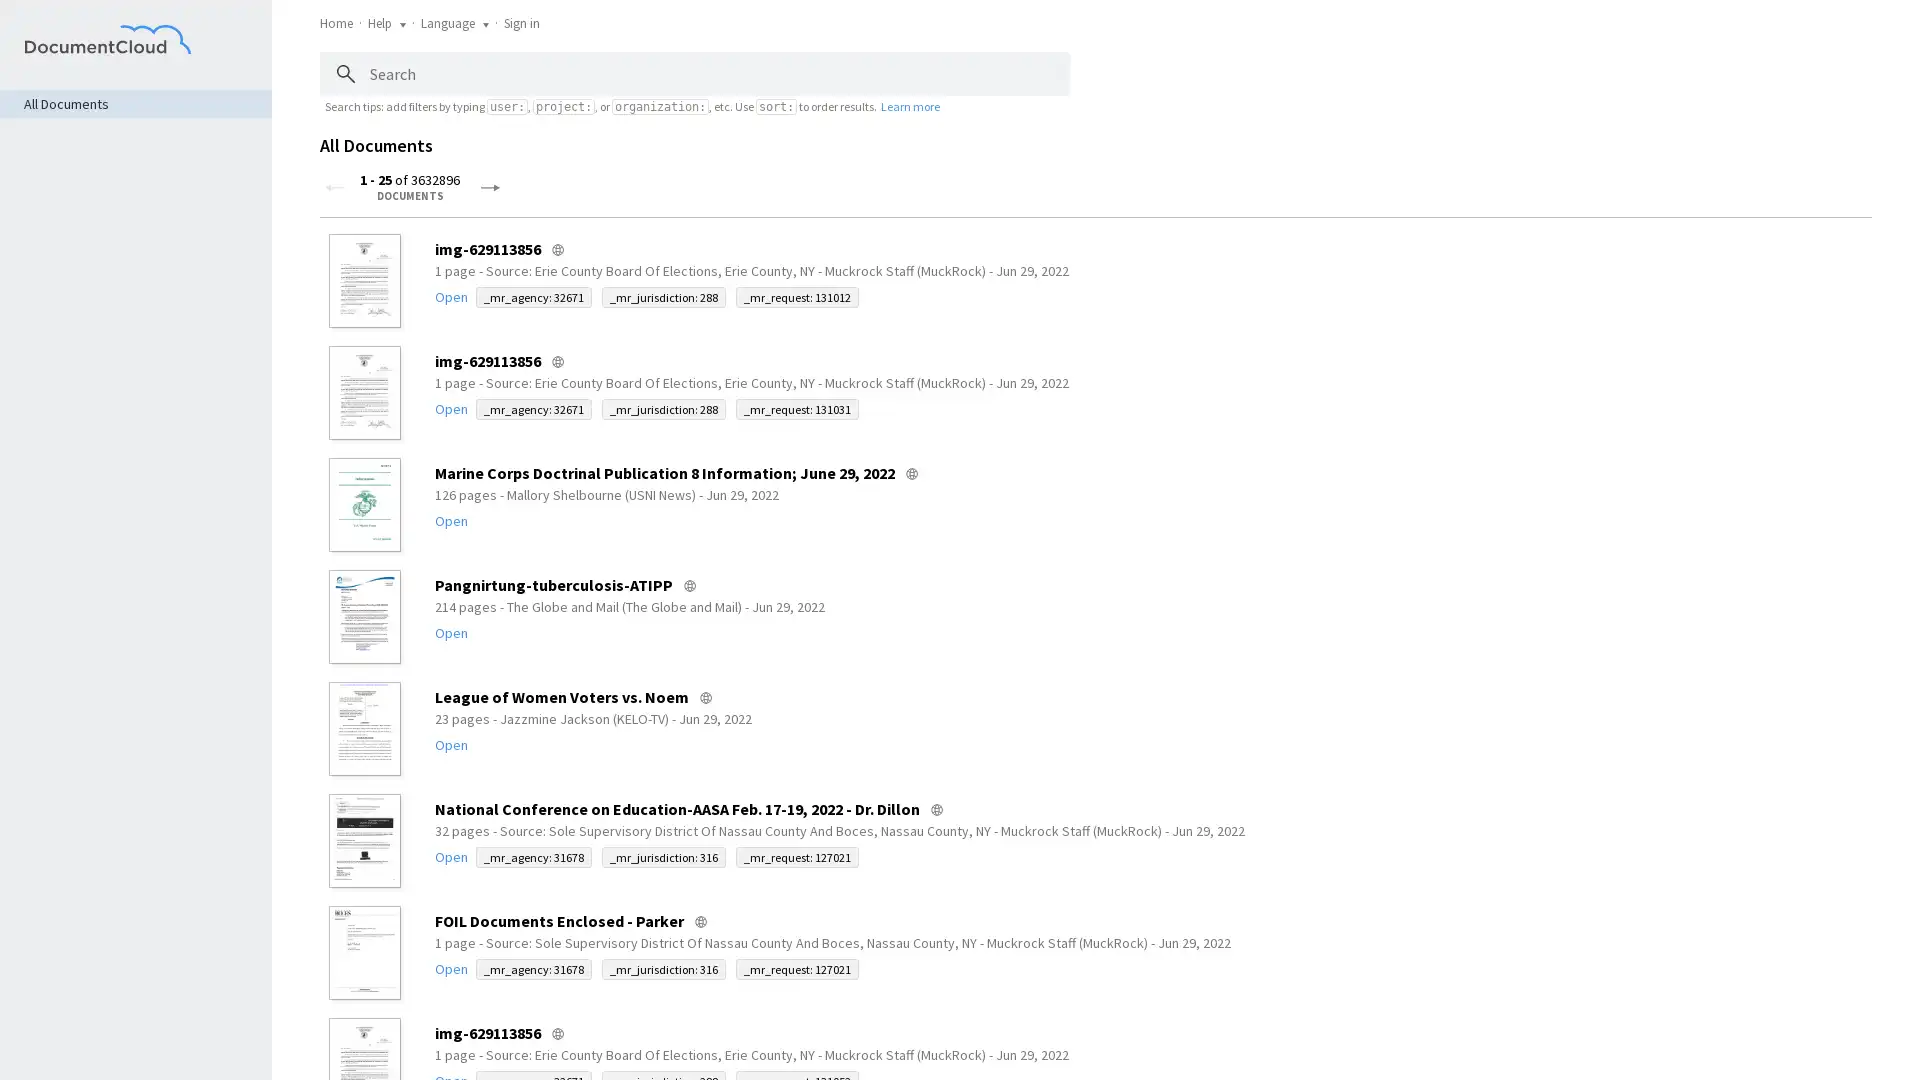 Image resolution: width=1920 pixels, height=1080 pixels. What do you see at coordinates (796, 296) in the screenshot?
I see `_mr_request: 131012` at bounding box center [796, 296].